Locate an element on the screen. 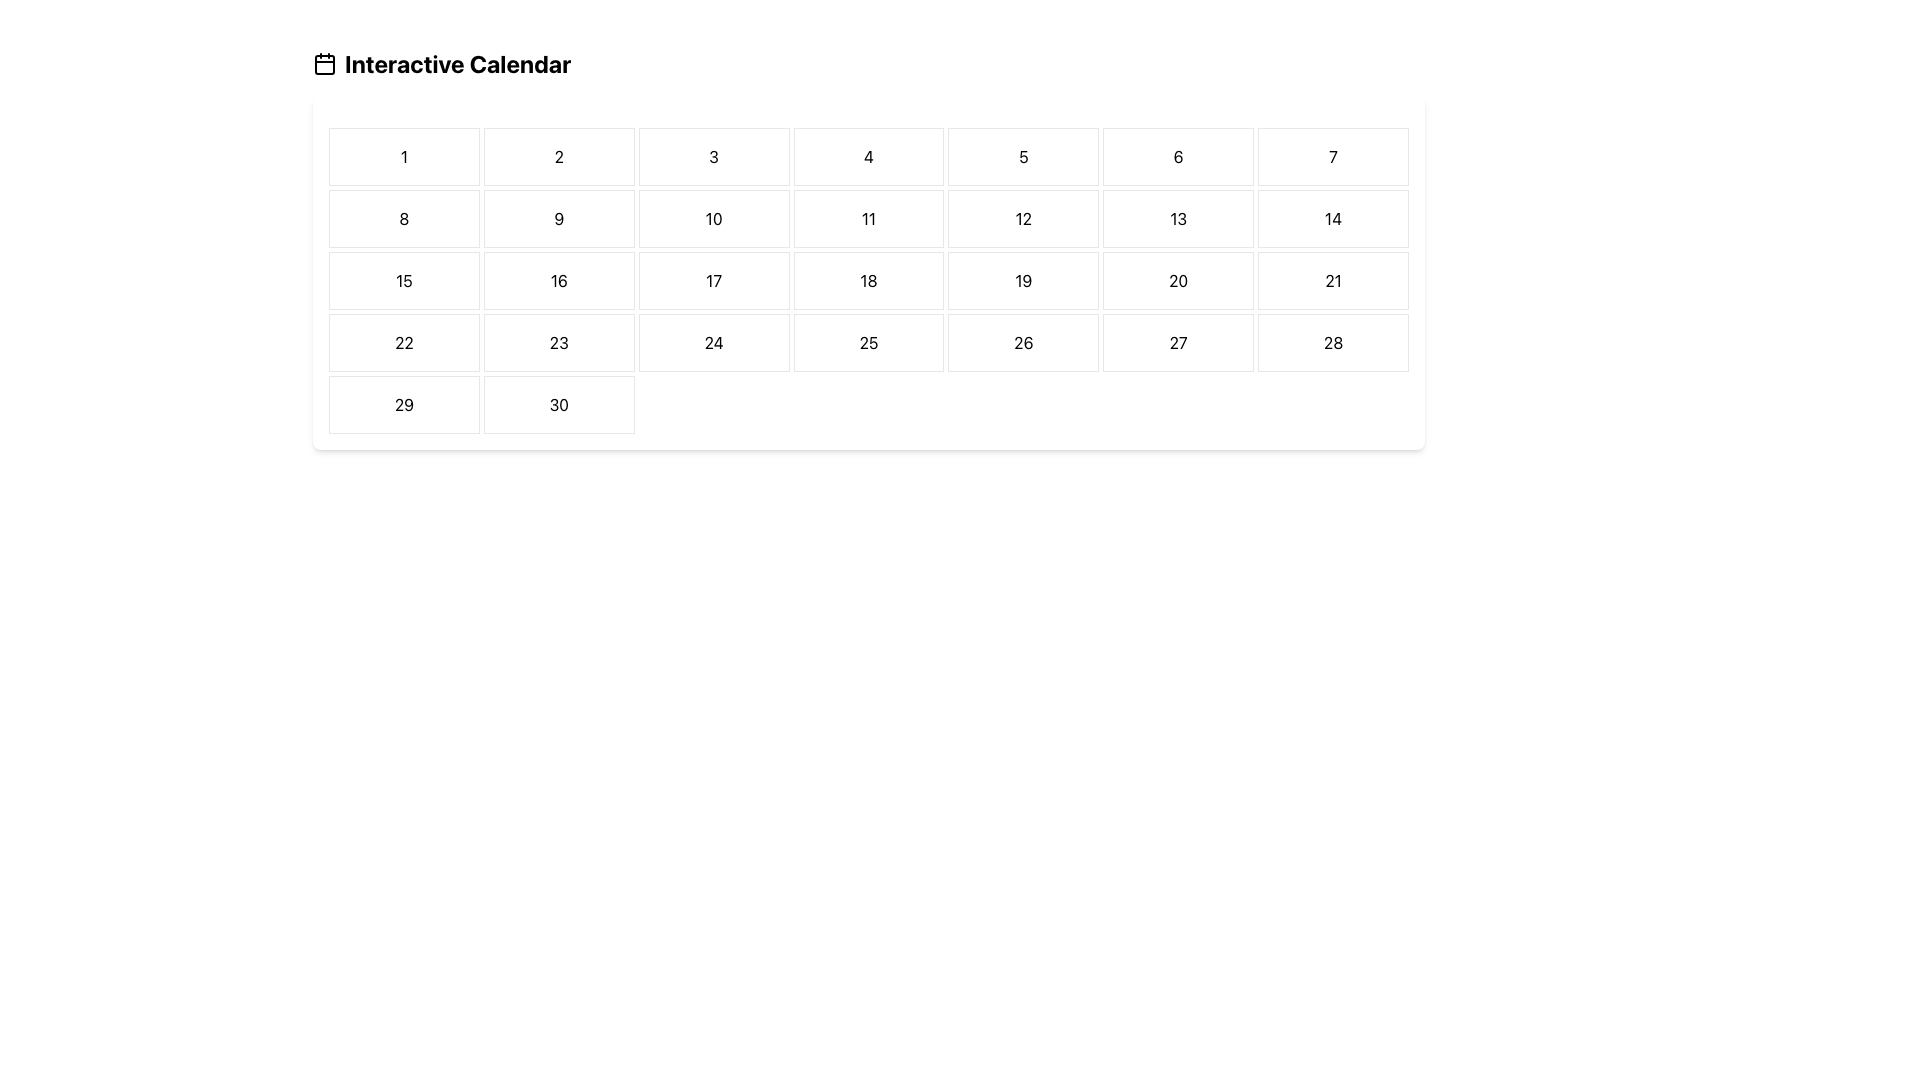 This screenshot has height=1080, width=1920. the button-like component labeled '10' in the second row and third column of the grid is located at coordinates (714, 219).